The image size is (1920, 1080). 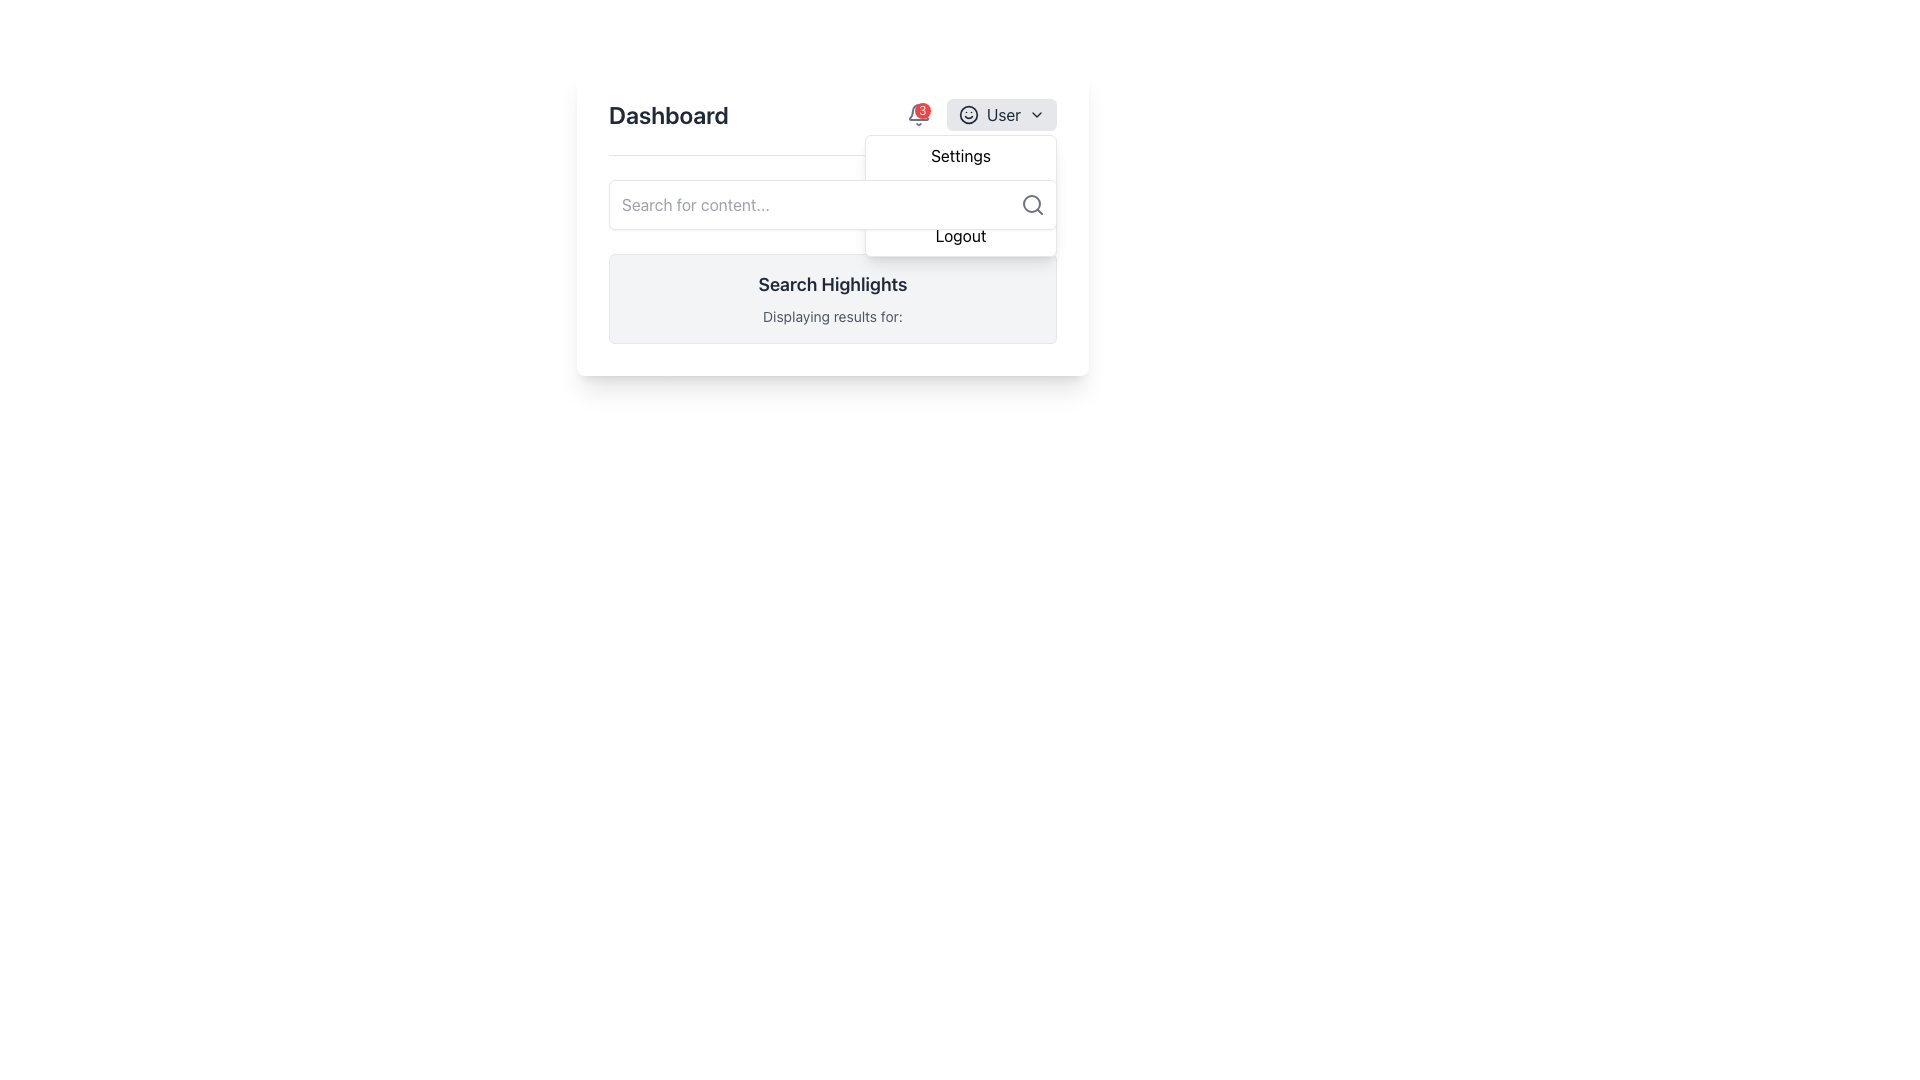 What do you see at coordinates (1003, 115) in the screenshot?
I see `the Text label that indicates the active or logged-in user, which is positioned to the immediate right of an icon and to the left of a chevron-down icon` at bounding box center [1003, 115].